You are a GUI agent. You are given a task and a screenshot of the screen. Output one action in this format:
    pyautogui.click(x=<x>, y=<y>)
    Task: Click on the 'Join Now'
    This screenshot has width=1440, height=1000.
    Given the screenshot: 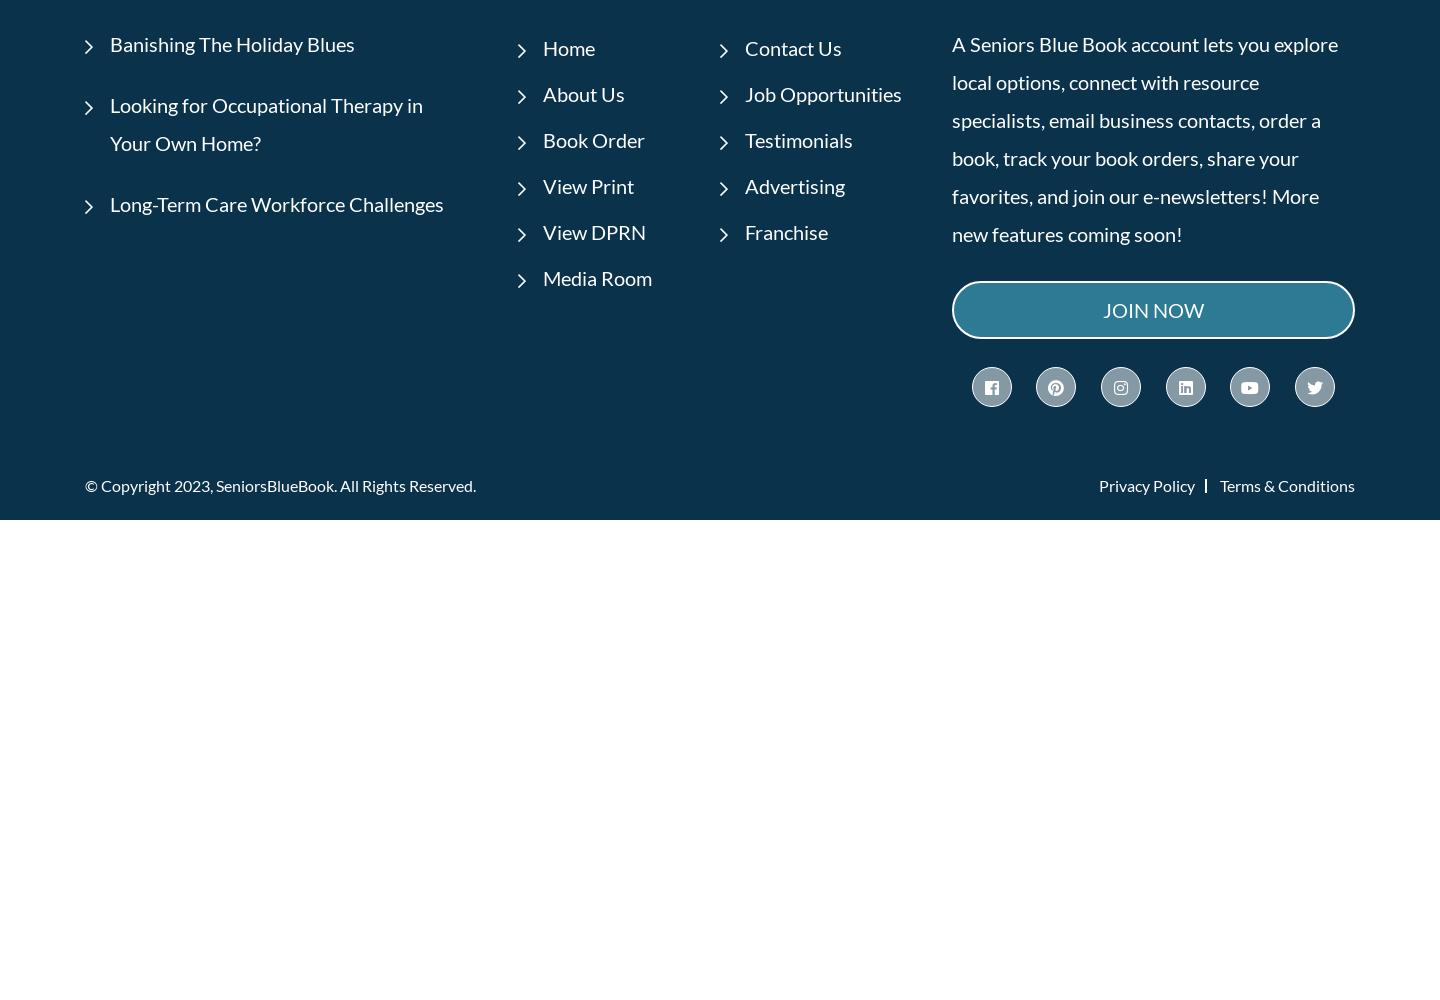 What is the action you would take?
    pyautogui.click(x=1152, y=309)
    